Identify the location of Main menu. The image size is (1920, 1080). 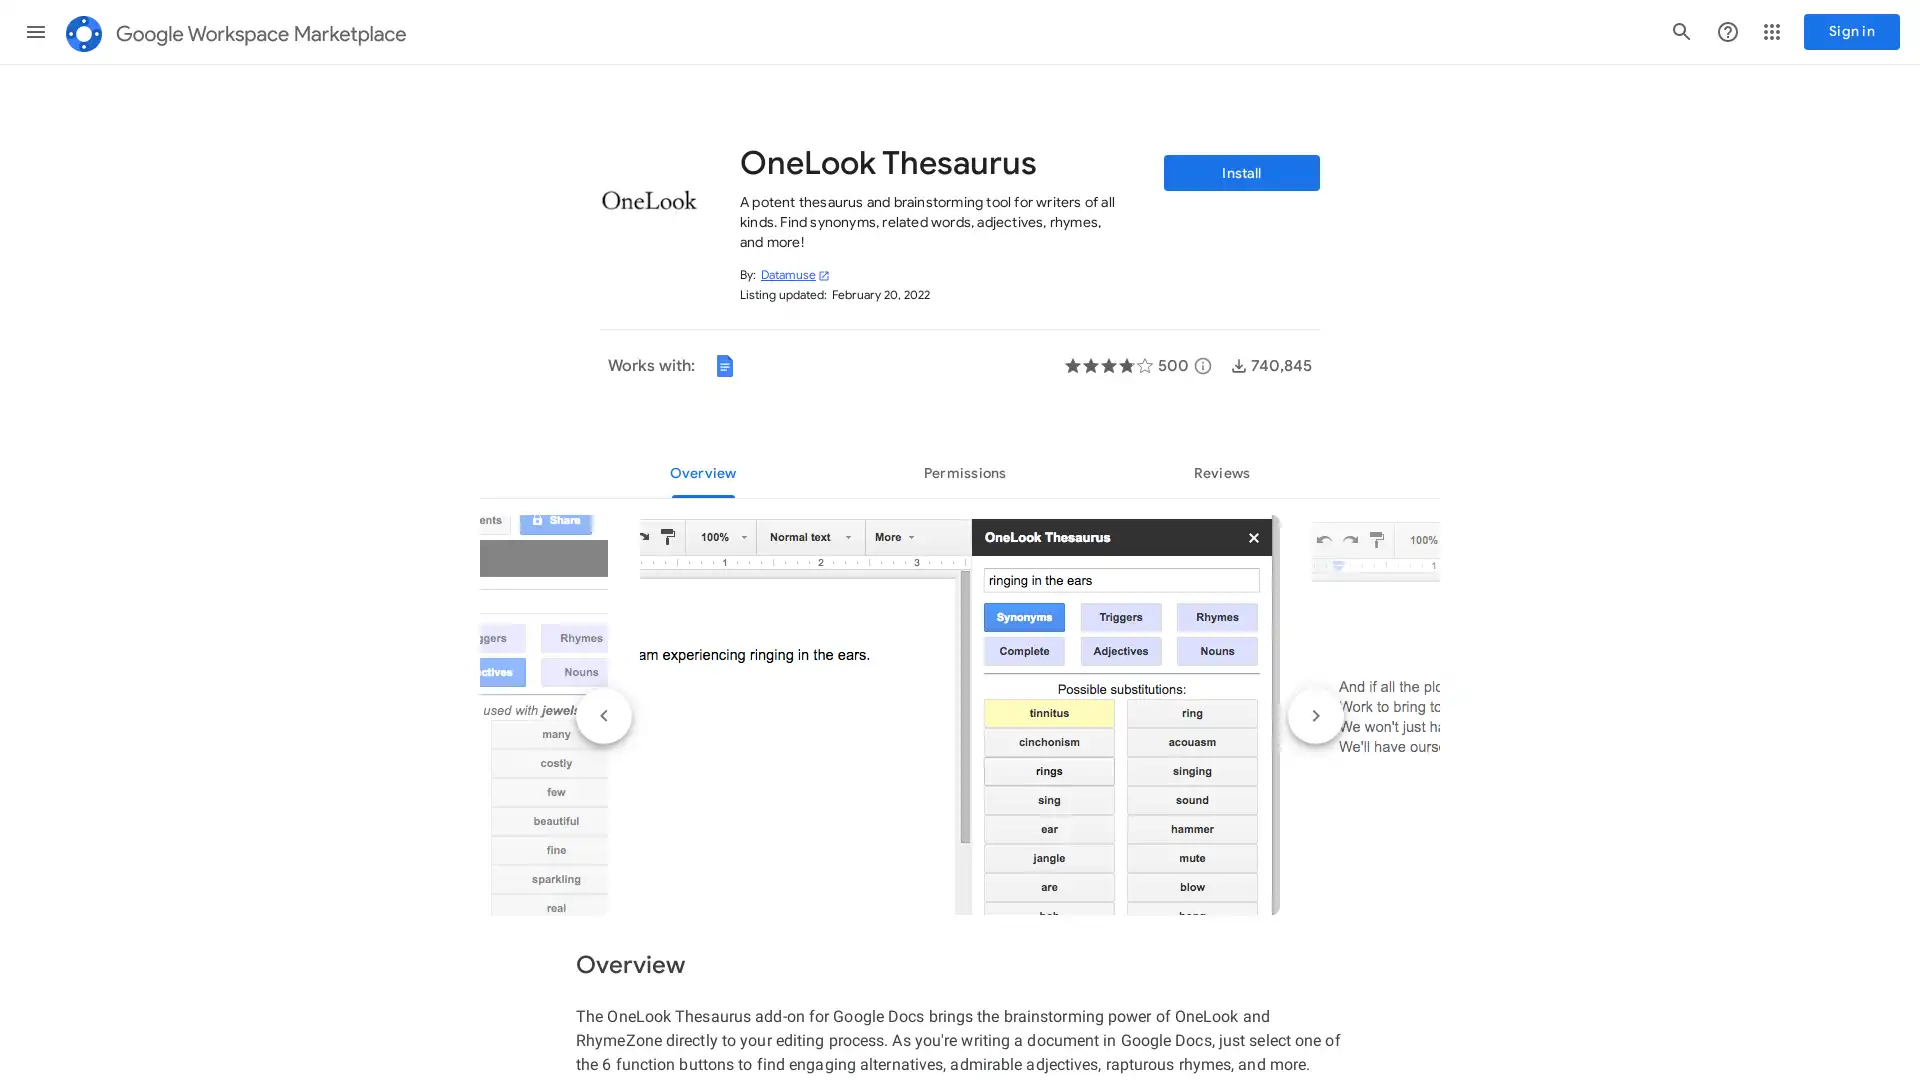
(35, 31).